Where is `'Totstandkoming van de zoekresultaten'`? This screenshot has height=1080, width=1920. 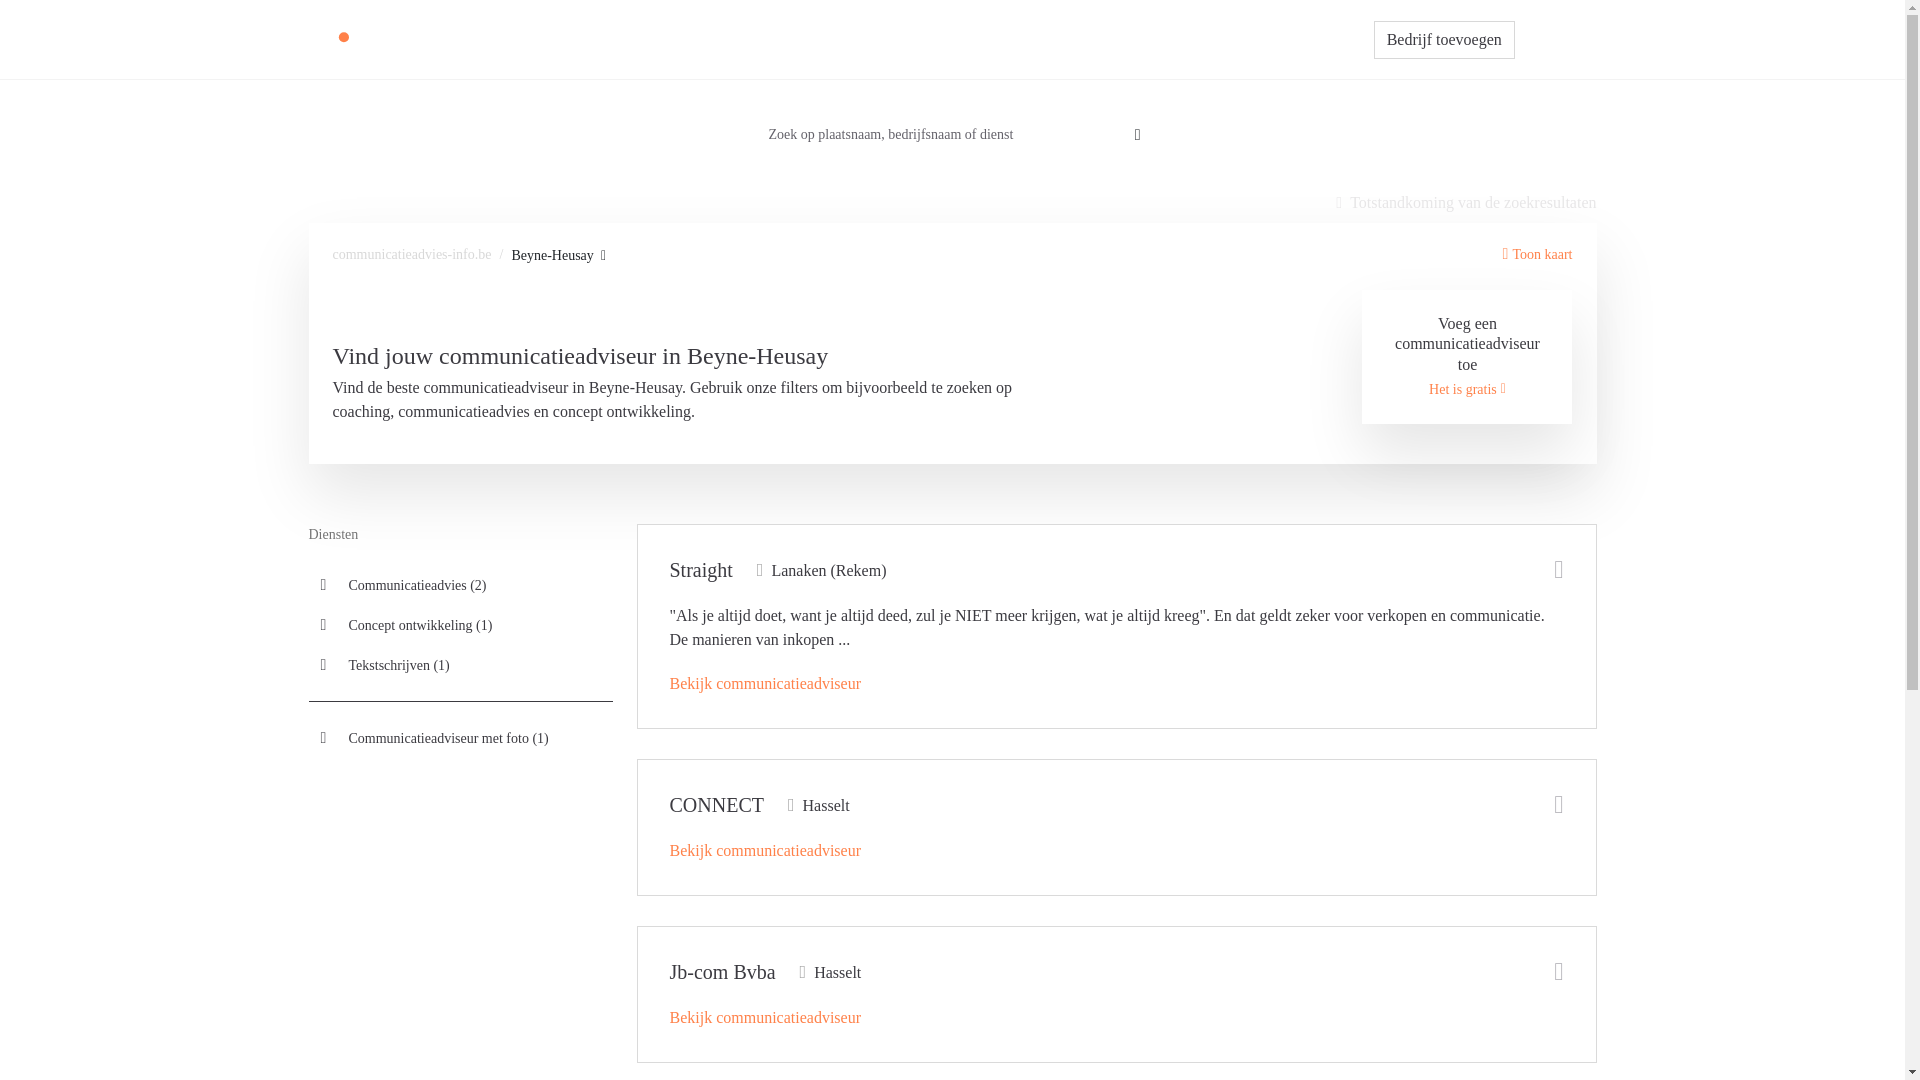 'Totstandkoming van de zoekresultaten' is located at coordinates (1465, 203).